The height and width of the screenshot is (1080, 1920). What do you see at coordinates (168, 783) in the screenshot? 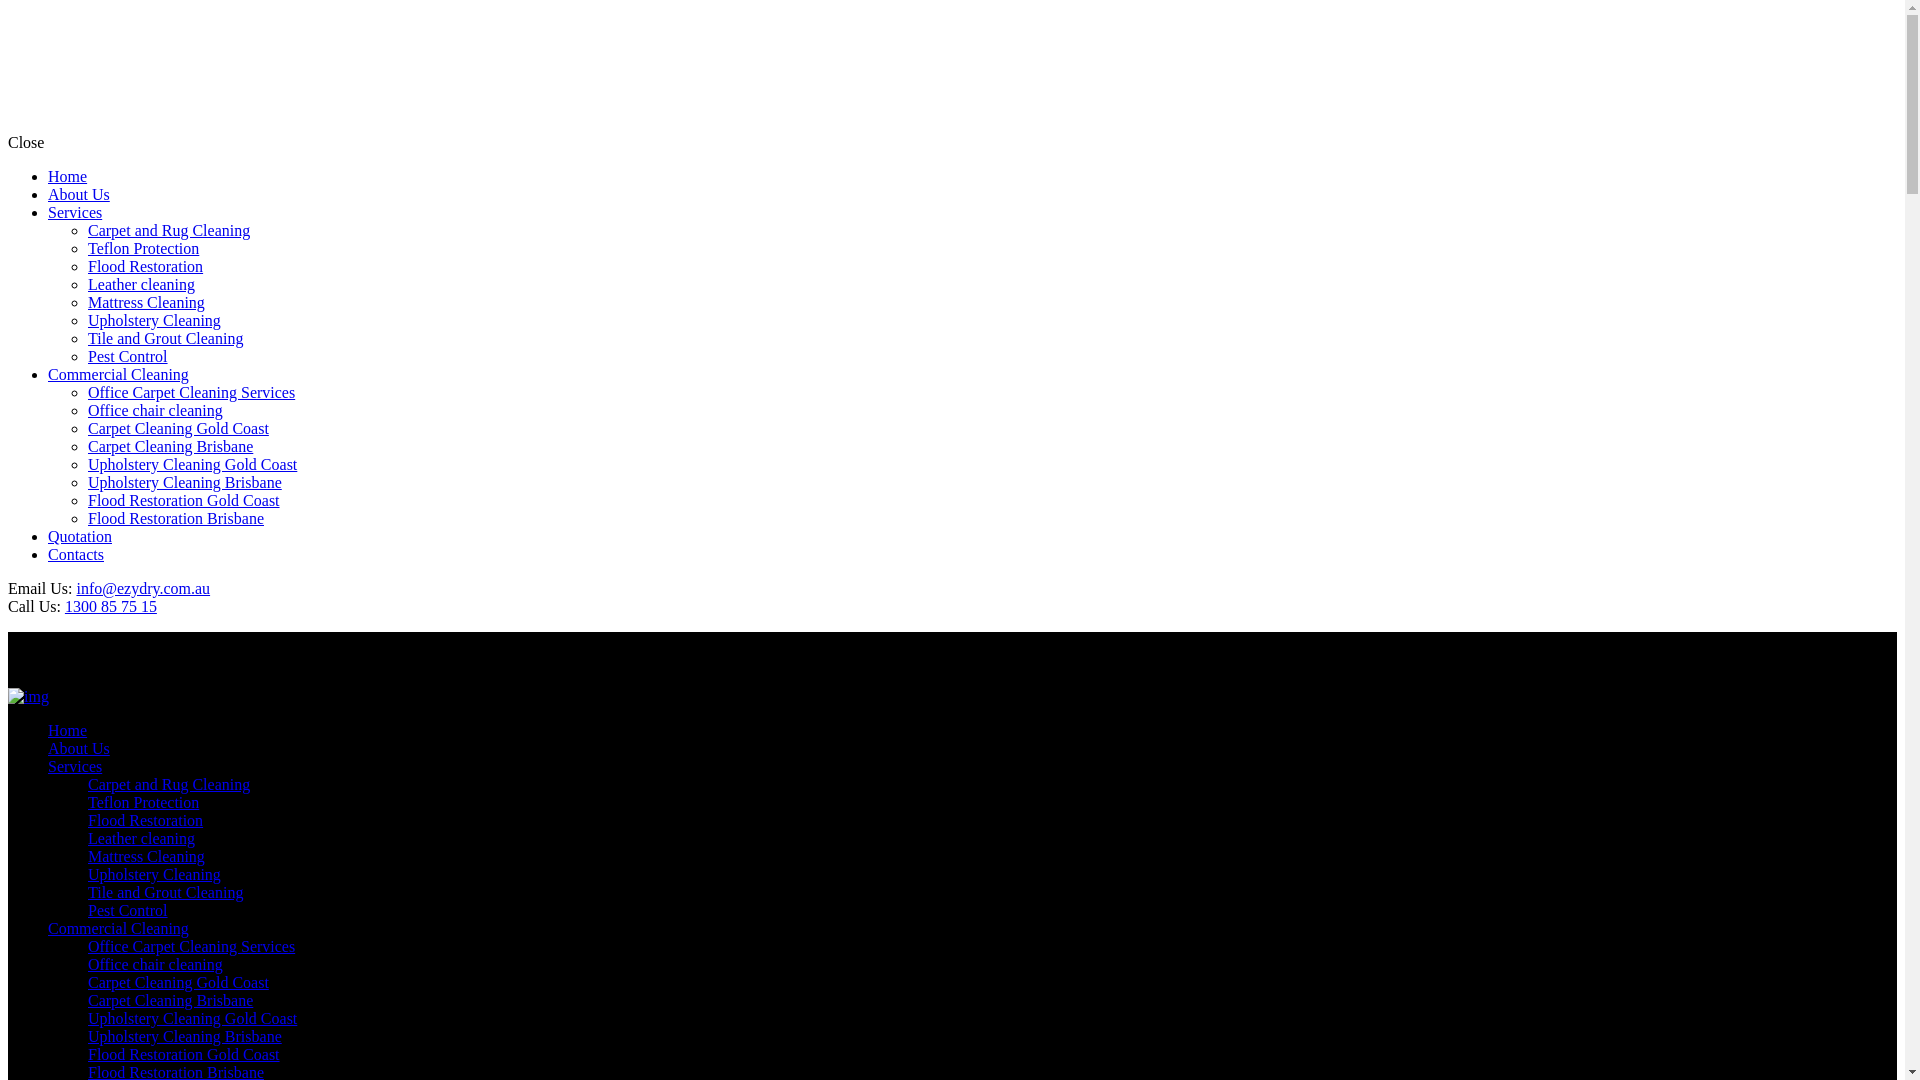
I see `'Carpet and Rug Cleaning'` at bounding box center [168, 783].